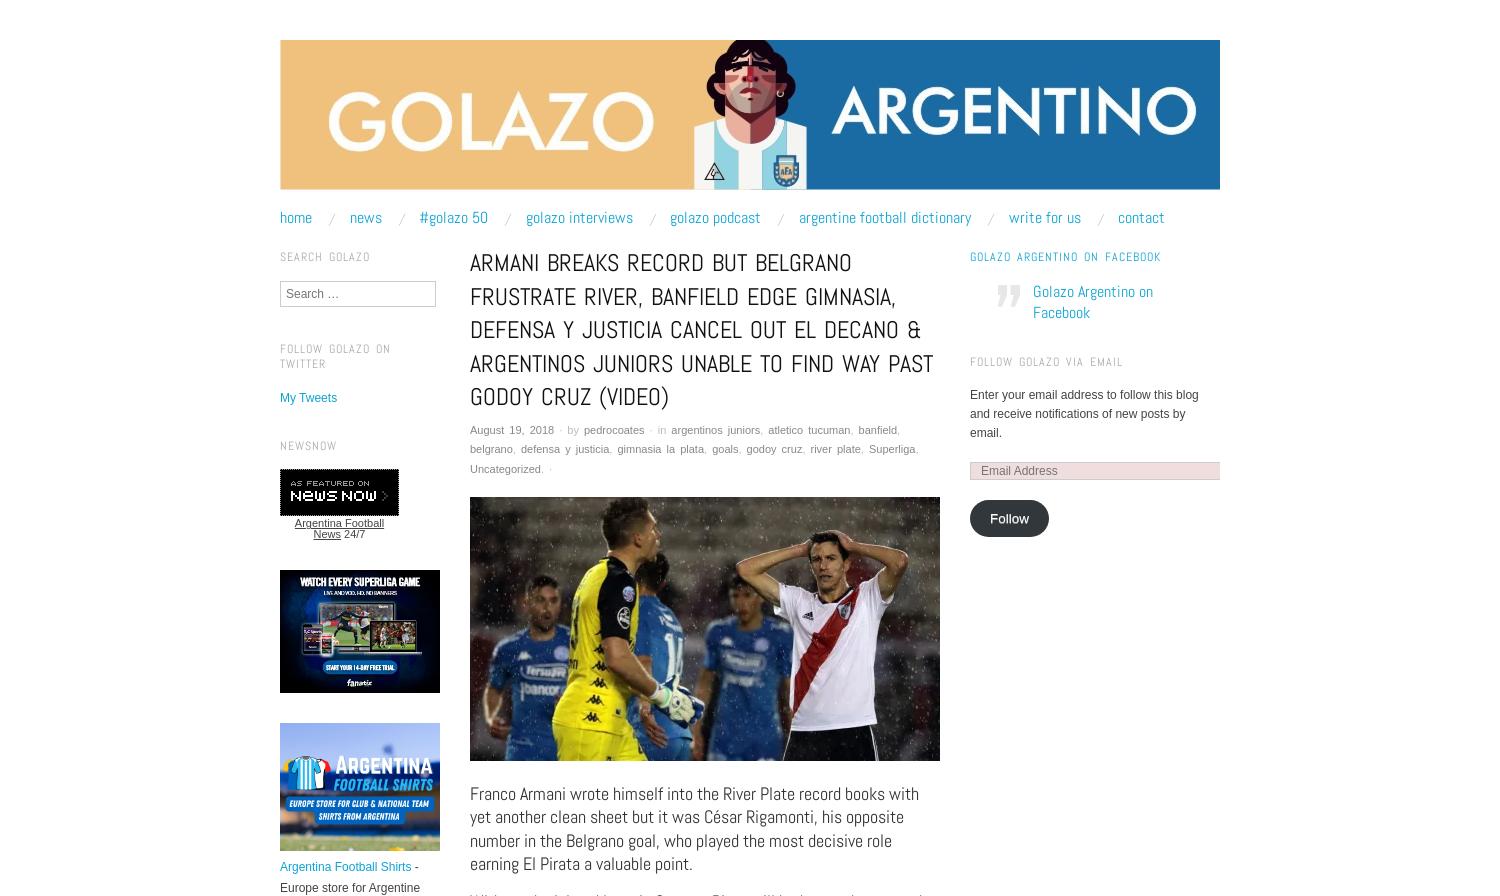 The image size is (1500, 896). I want to click on 'Follow Golazo via Email', so click(1046, 360).